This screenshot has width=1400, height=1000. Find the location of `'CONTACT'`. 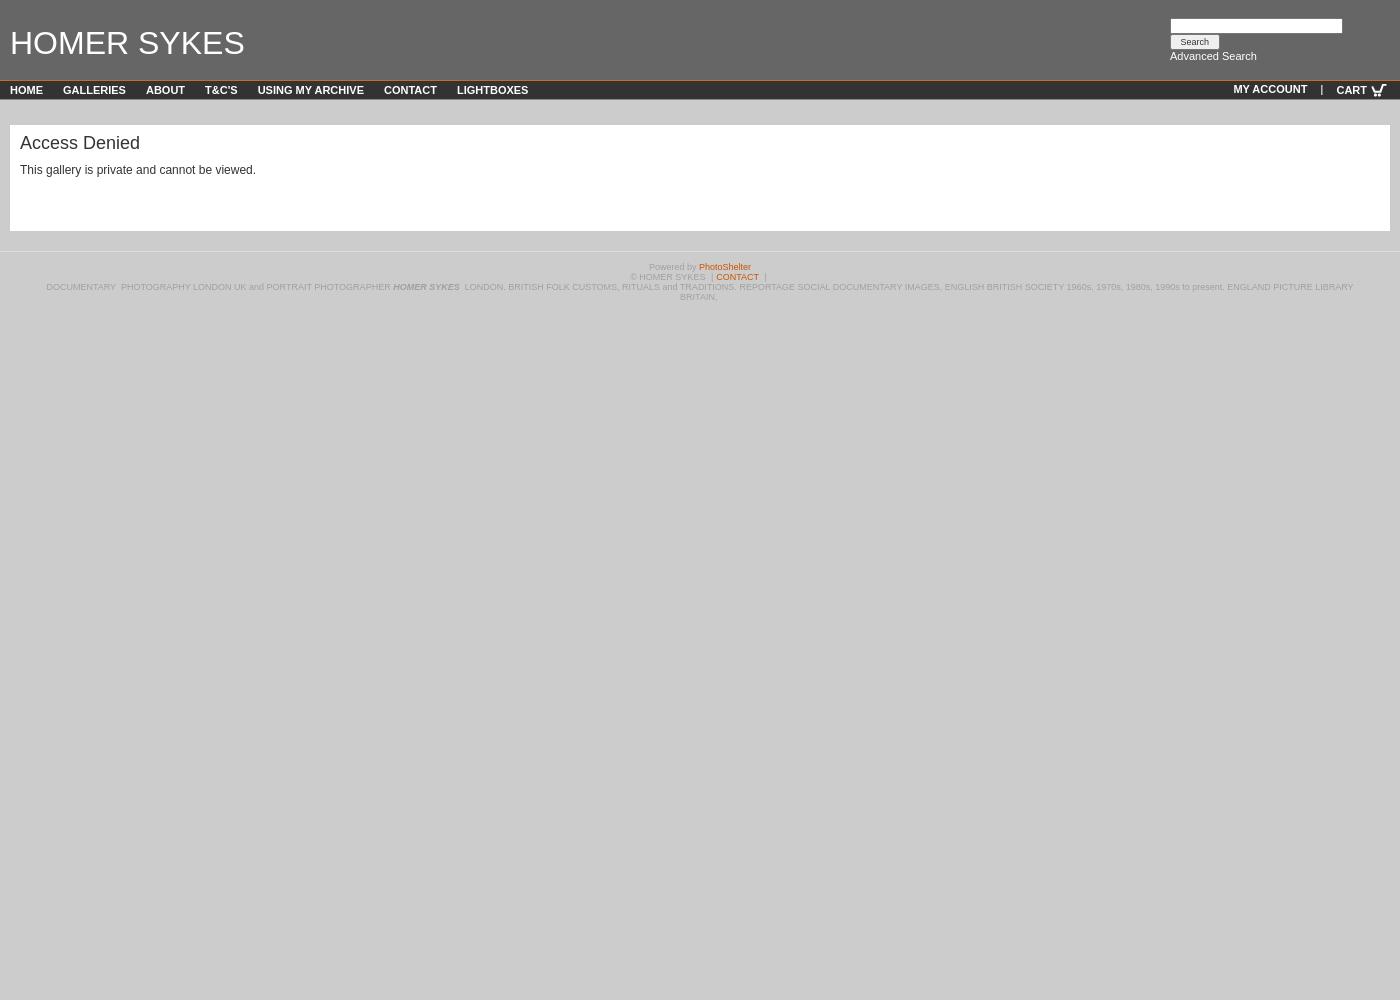

'CONTACT' is located at coordinates (736, 277).